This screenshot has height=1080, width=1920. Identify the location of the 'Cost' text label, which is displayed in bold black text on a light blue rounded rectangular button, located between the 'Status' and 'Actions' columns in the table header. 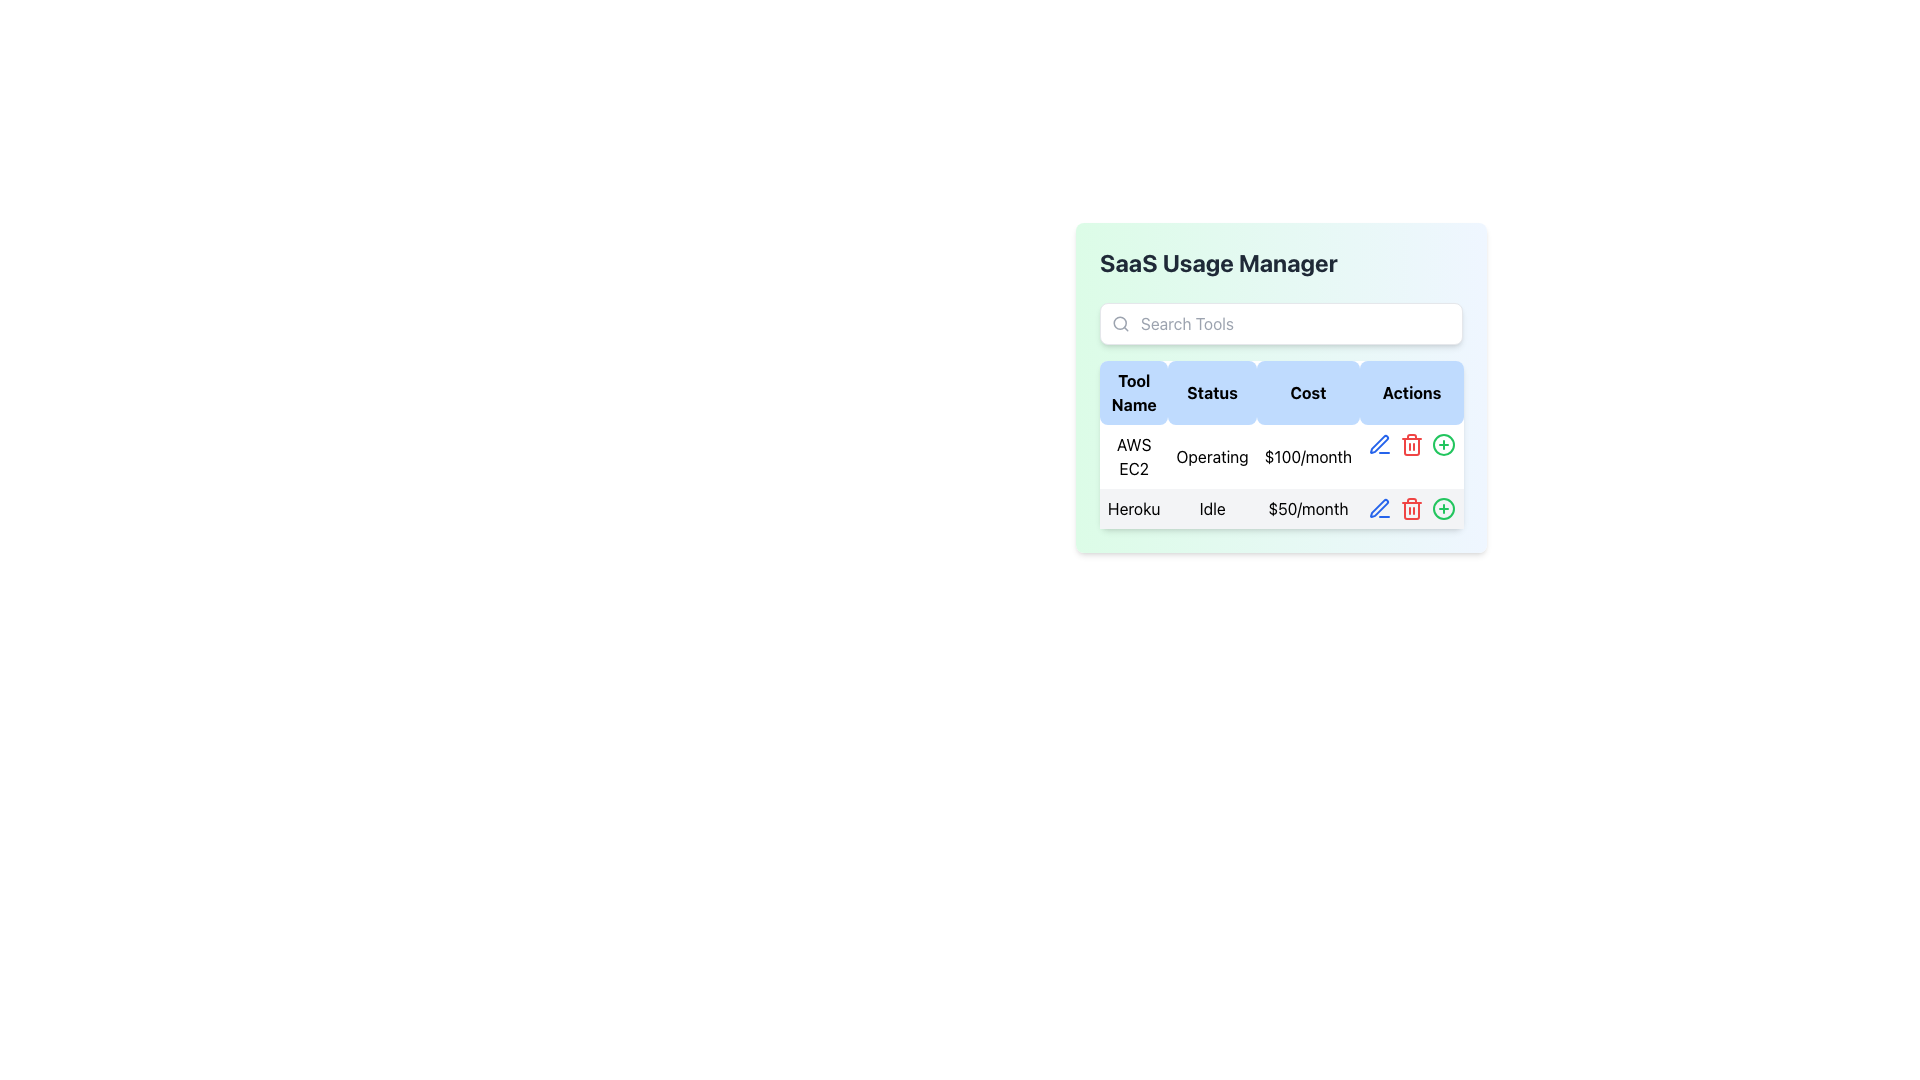
(1308, 393).